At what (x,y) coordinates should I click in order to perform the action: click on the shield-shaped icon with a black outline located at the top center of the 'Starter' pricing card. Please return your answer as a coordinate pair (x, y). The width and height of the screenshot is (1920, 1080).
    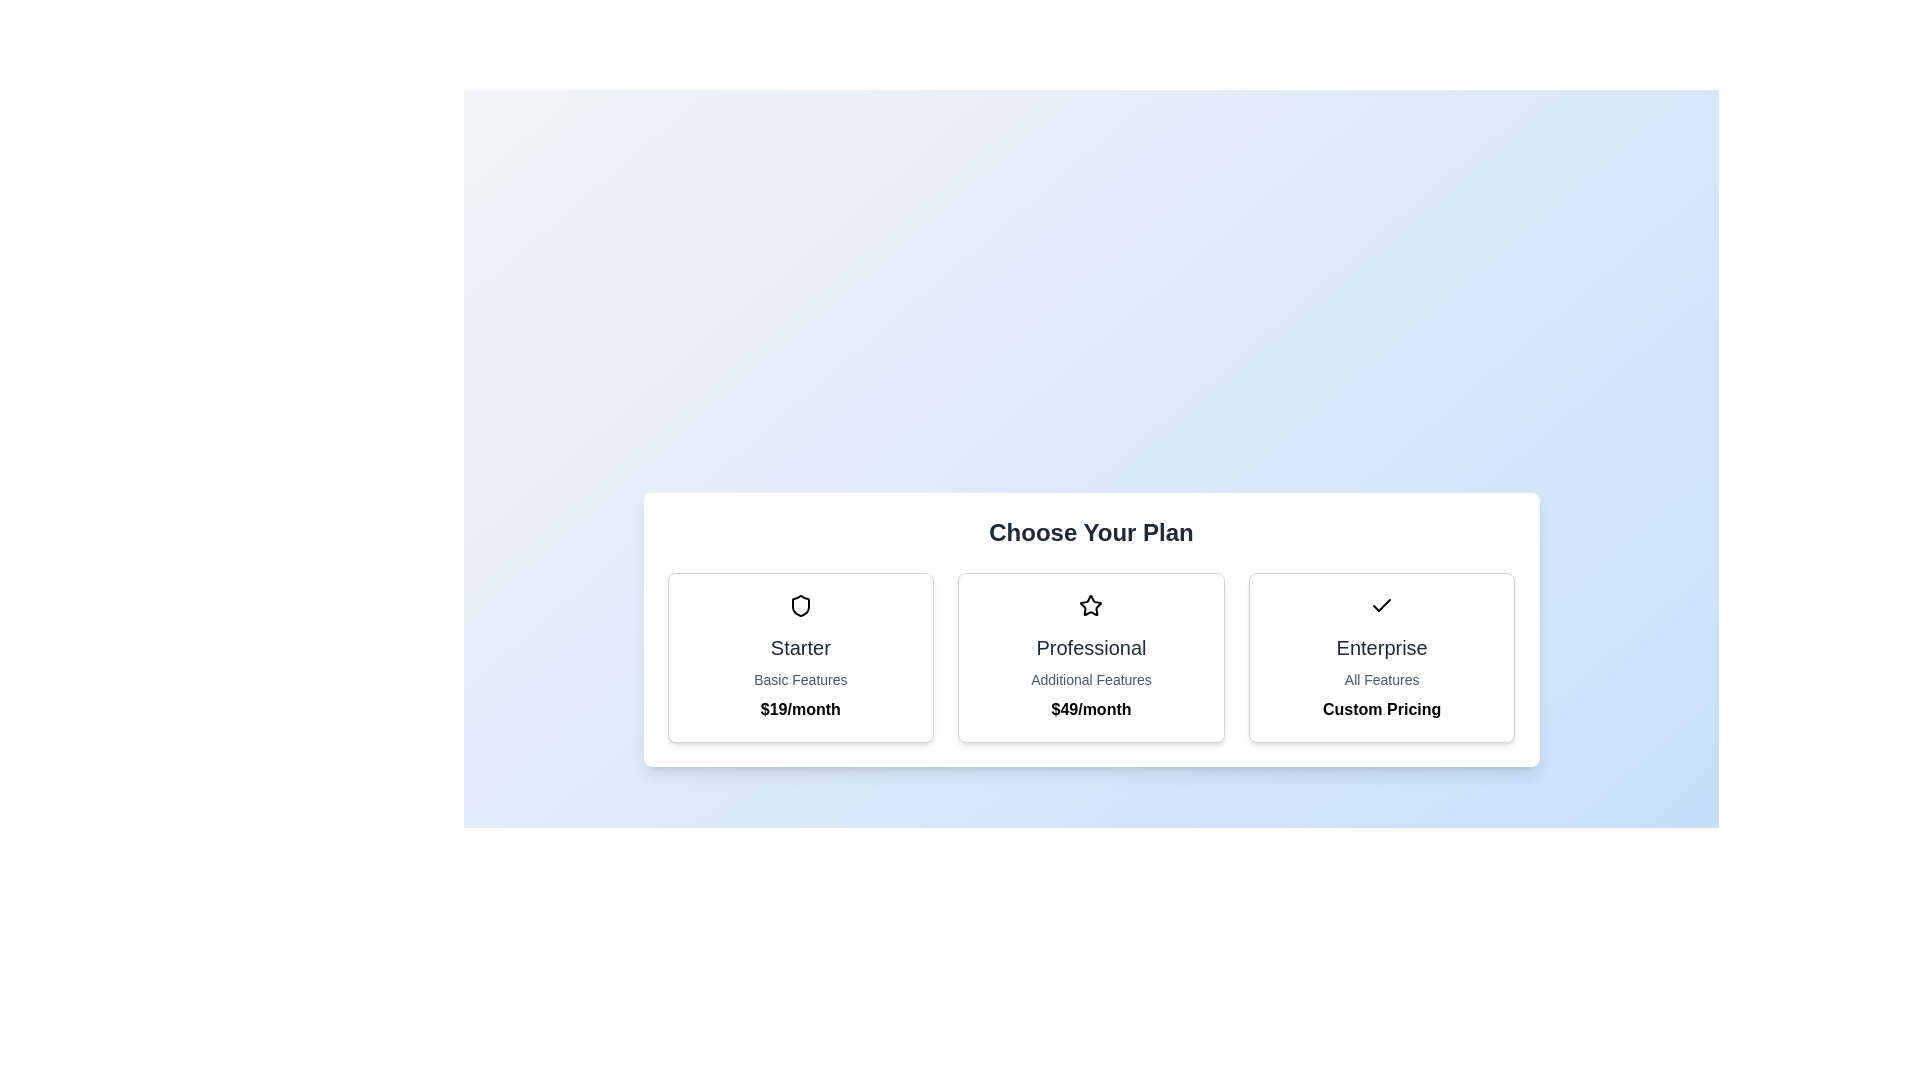
    Looking at the image, I should click on (800, 604).